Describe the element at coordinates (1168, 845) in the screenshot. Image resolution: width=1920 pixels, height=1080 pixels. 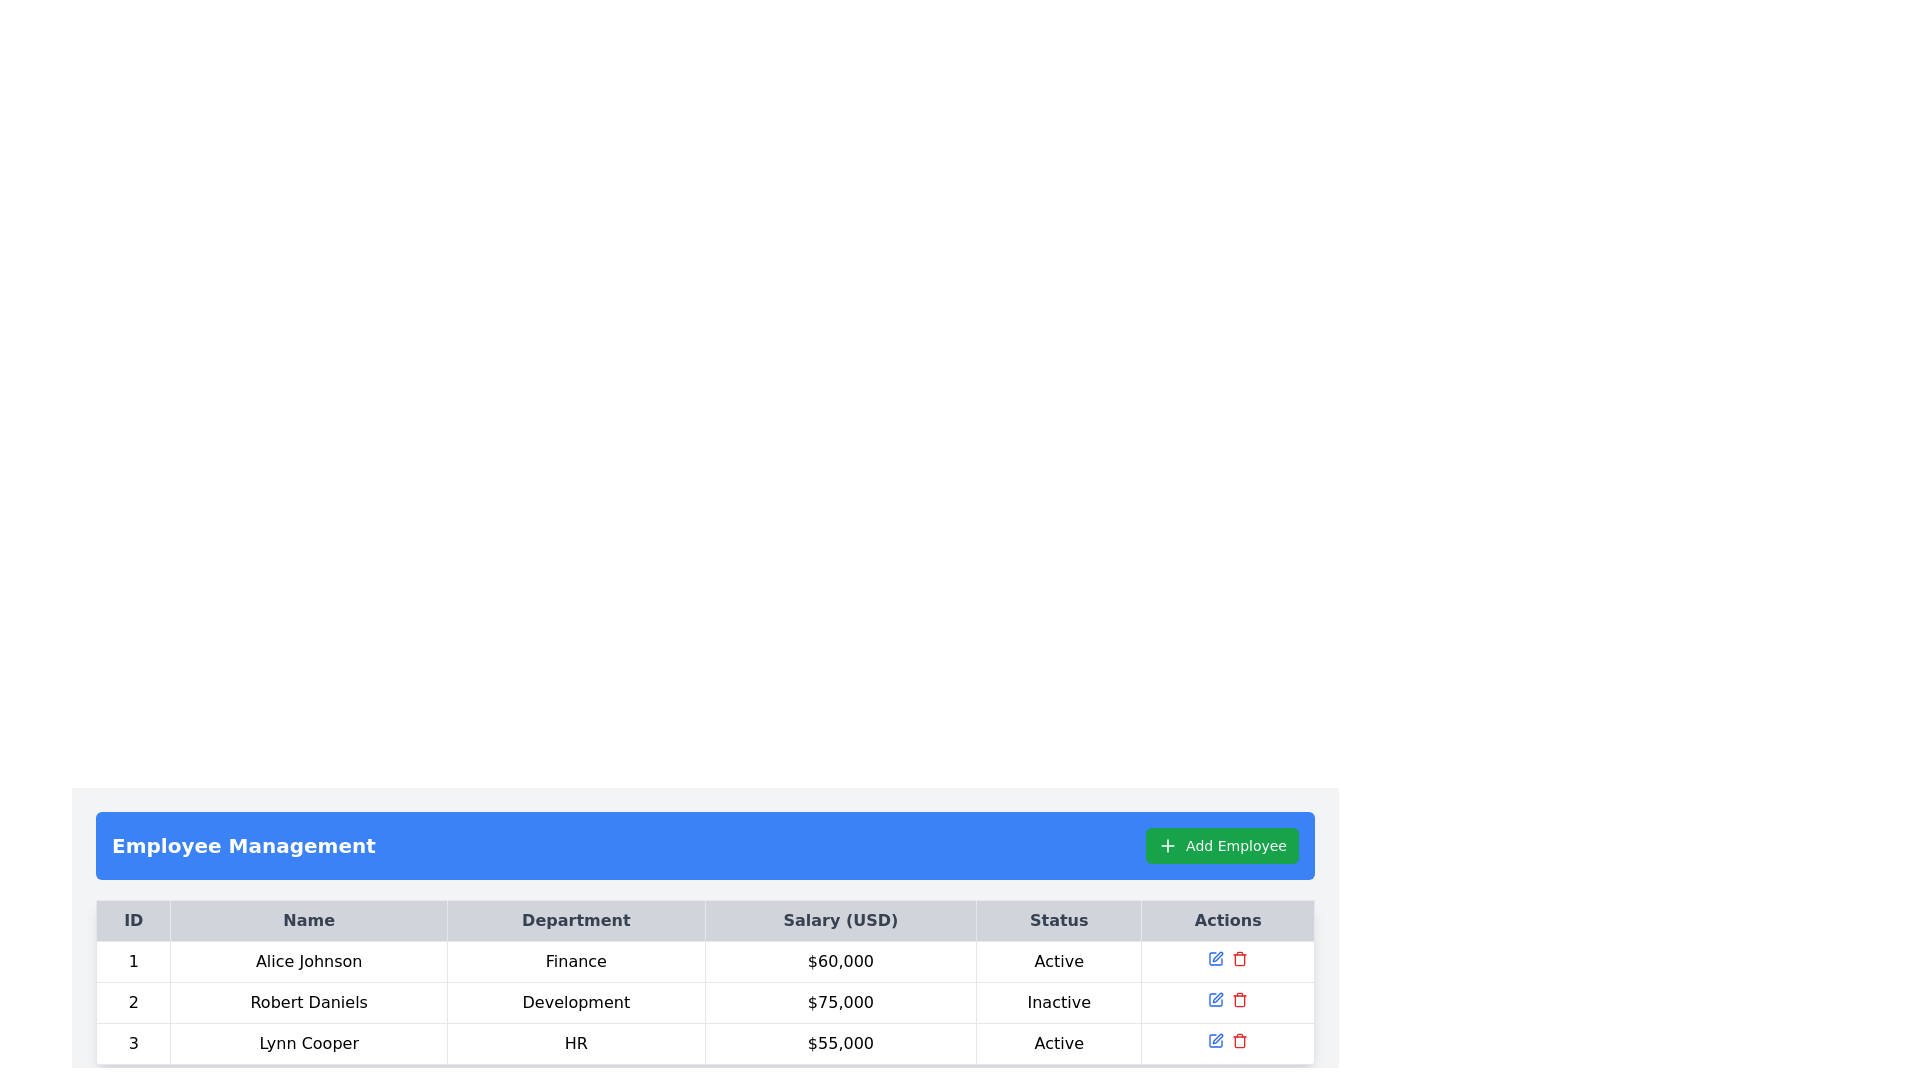
I see `the green button labeled 'Add Employee' located in the top-right corner of the interface` at that location.